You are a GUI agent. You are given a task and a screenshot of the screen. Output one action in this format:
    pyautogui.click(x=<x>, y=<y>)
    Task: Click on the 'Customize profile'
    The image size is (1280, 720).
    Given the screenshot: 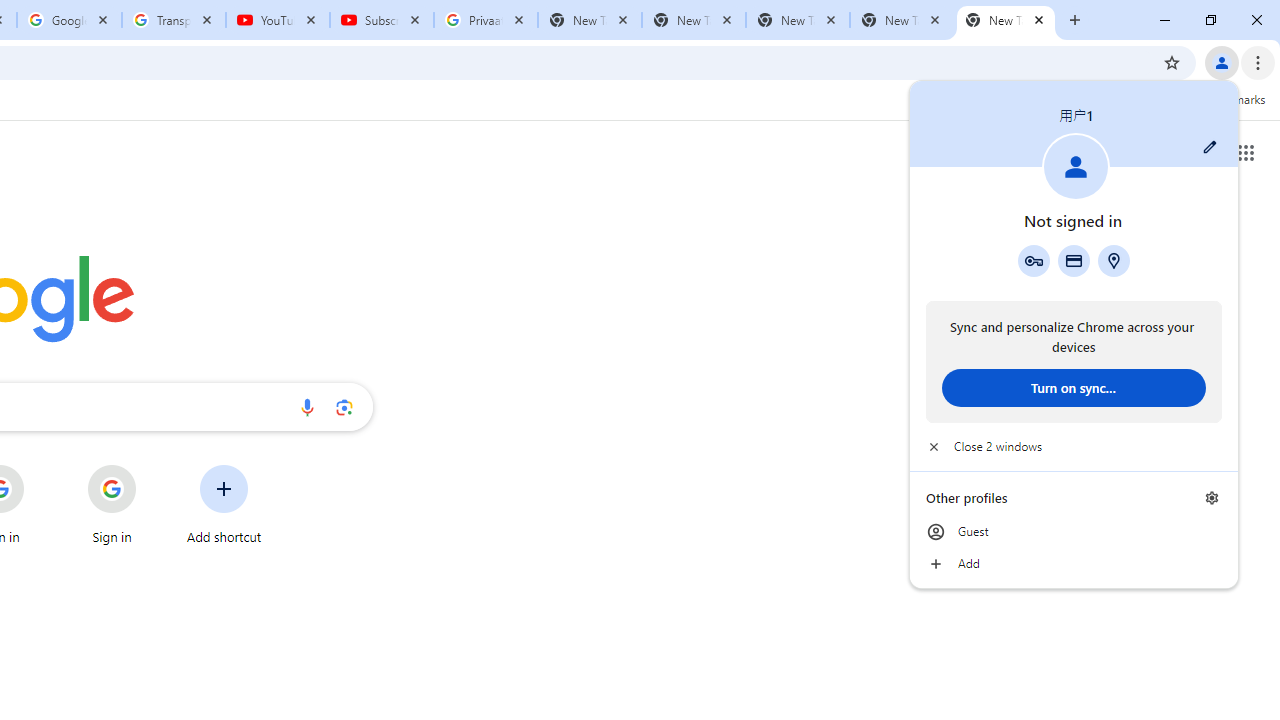 What is the action you would take?
    pyautogui.click(x=1209, y=146)
    